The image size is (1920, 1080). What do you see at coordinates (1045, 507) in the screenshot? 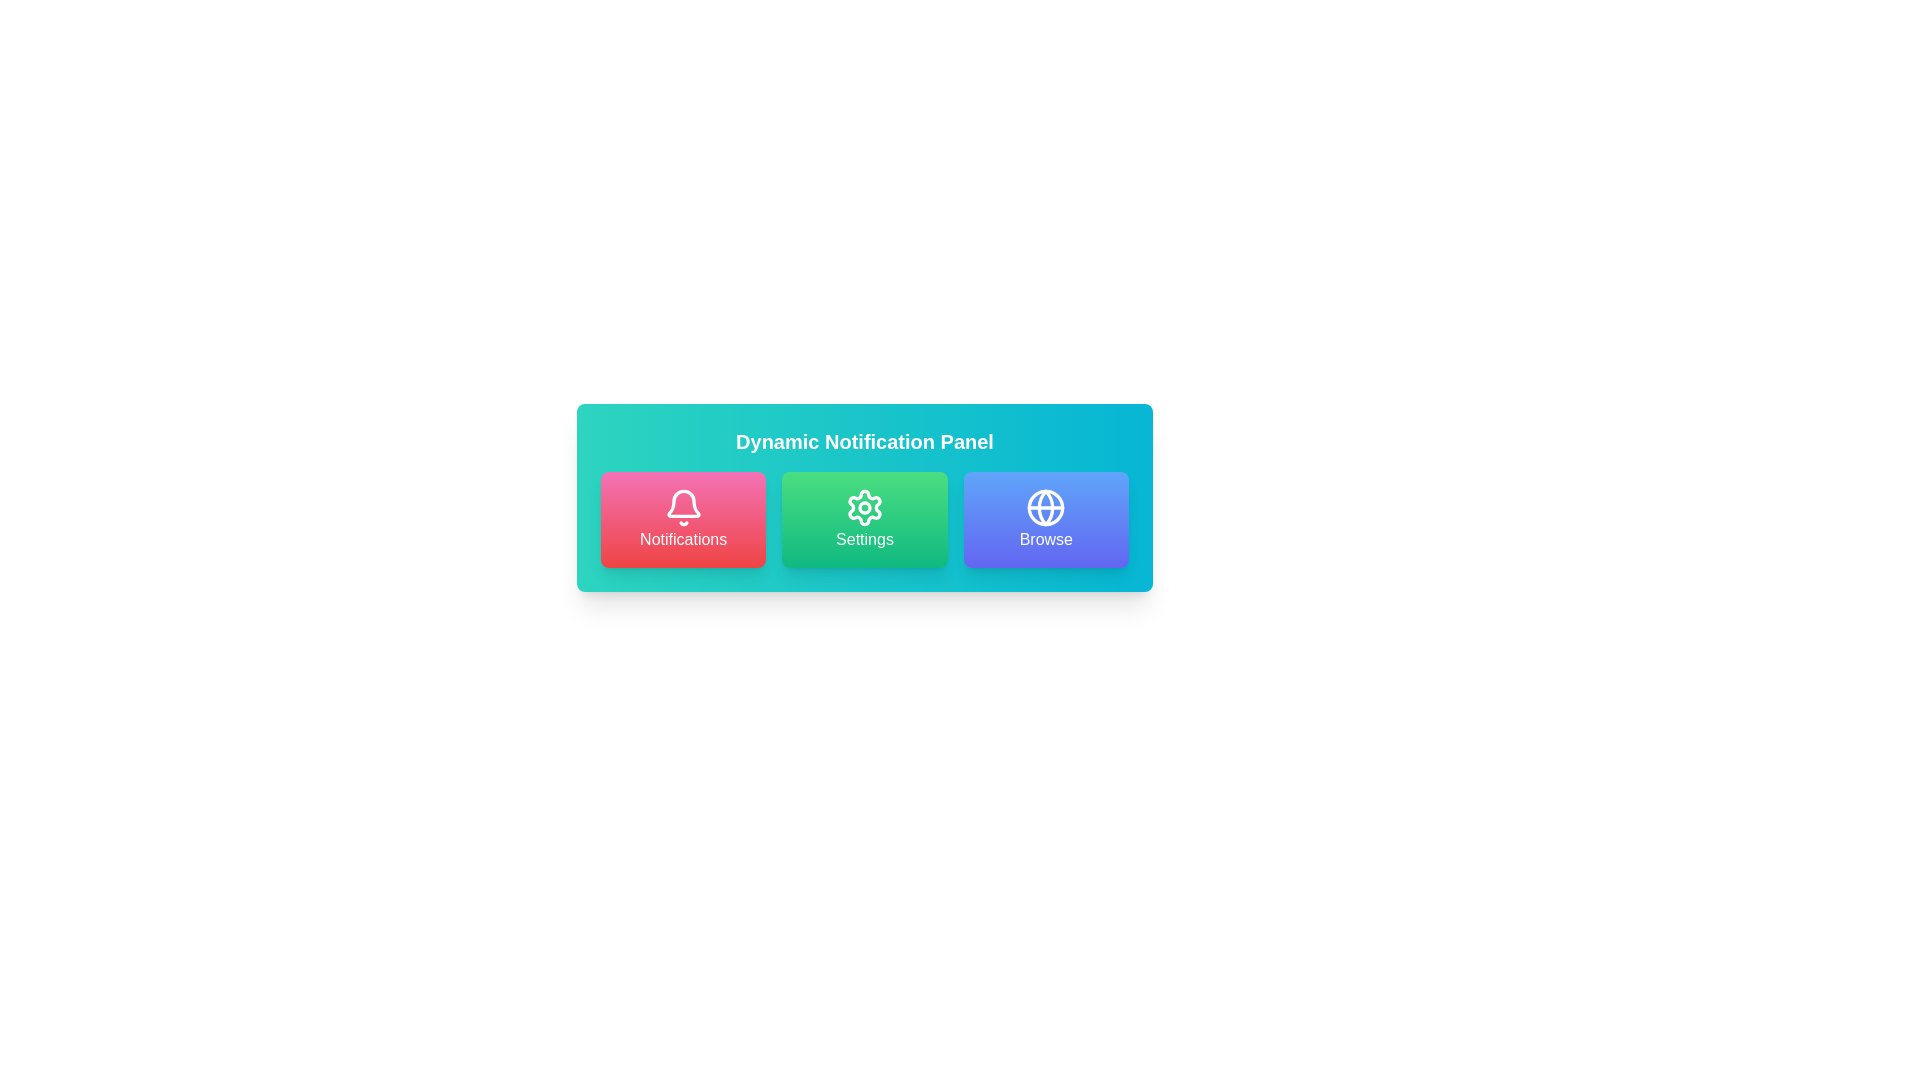
I see `the globe icon within the blue rectangular background labeled 'Browse', which is the third button in a row of three` at bounding box center [1045, 507].